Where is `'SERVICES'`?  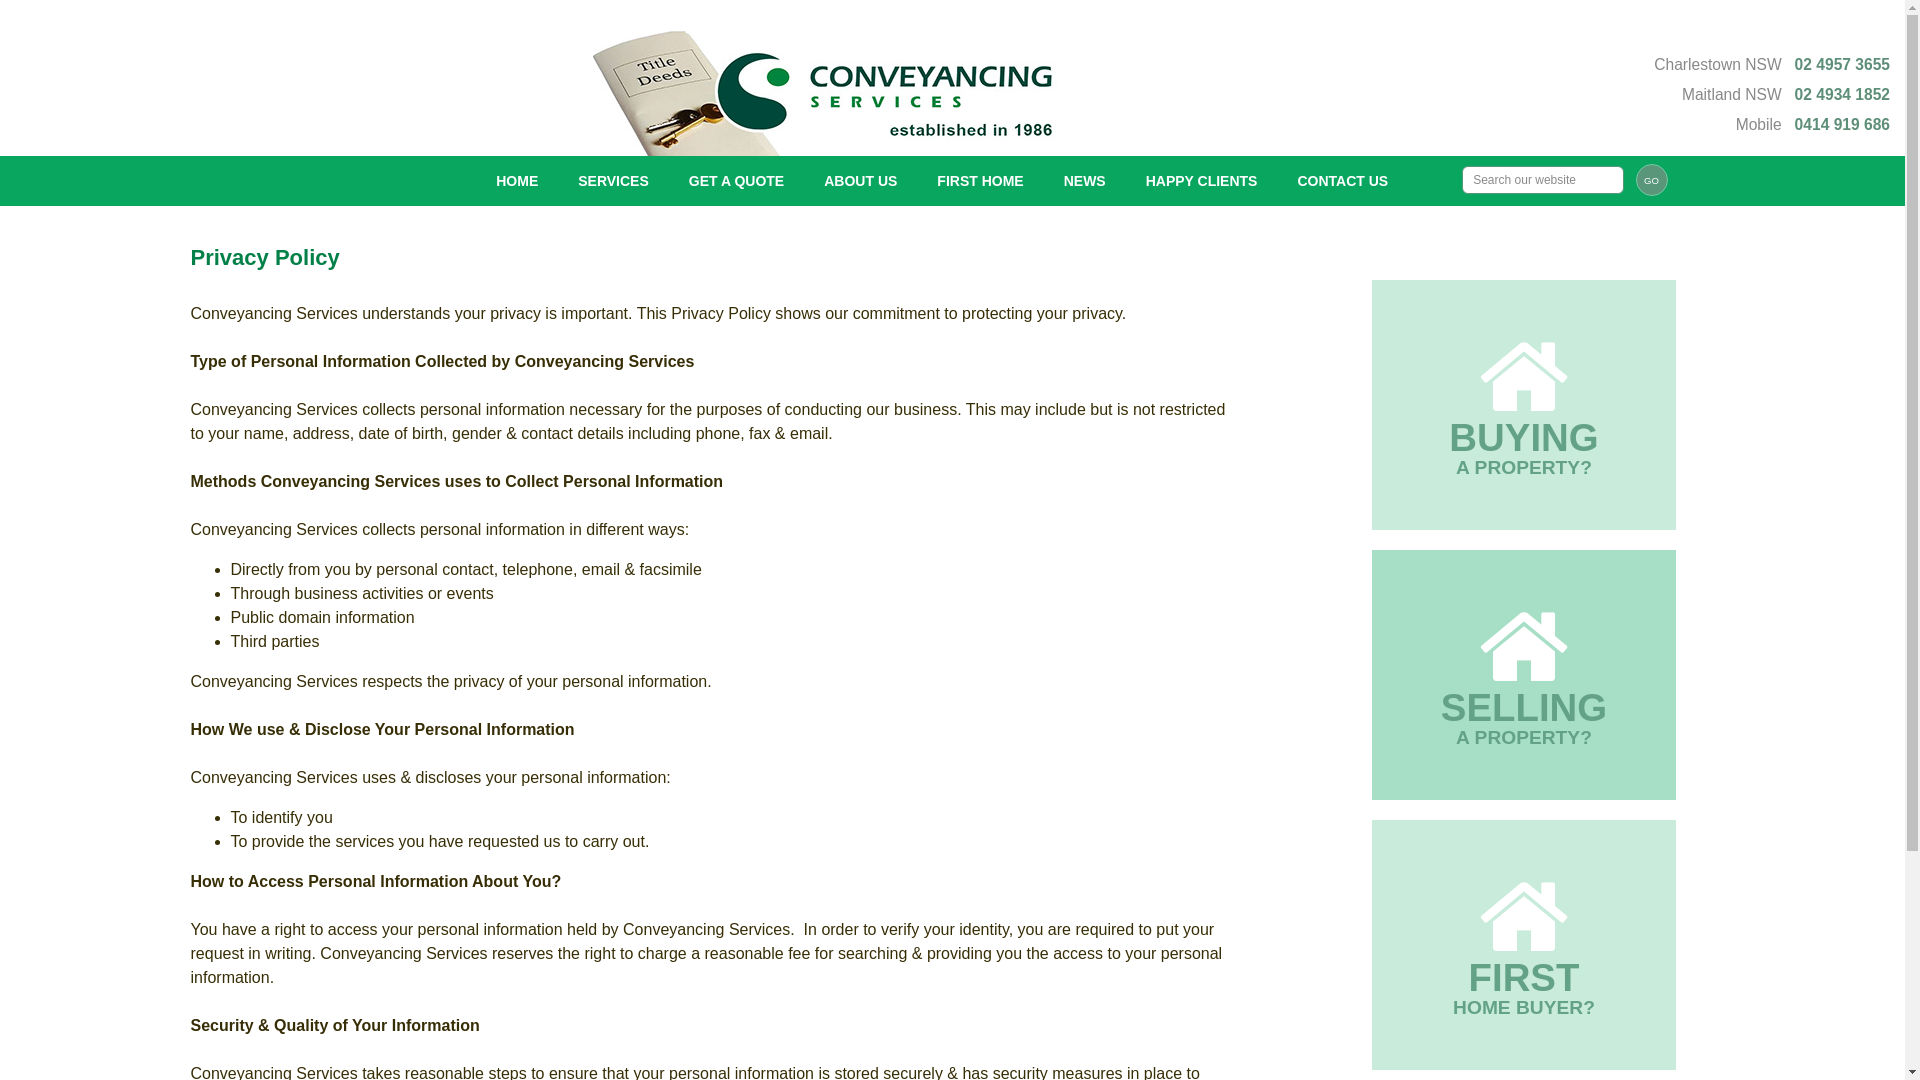
'SERVICES' is located at coordinates (557, 181).